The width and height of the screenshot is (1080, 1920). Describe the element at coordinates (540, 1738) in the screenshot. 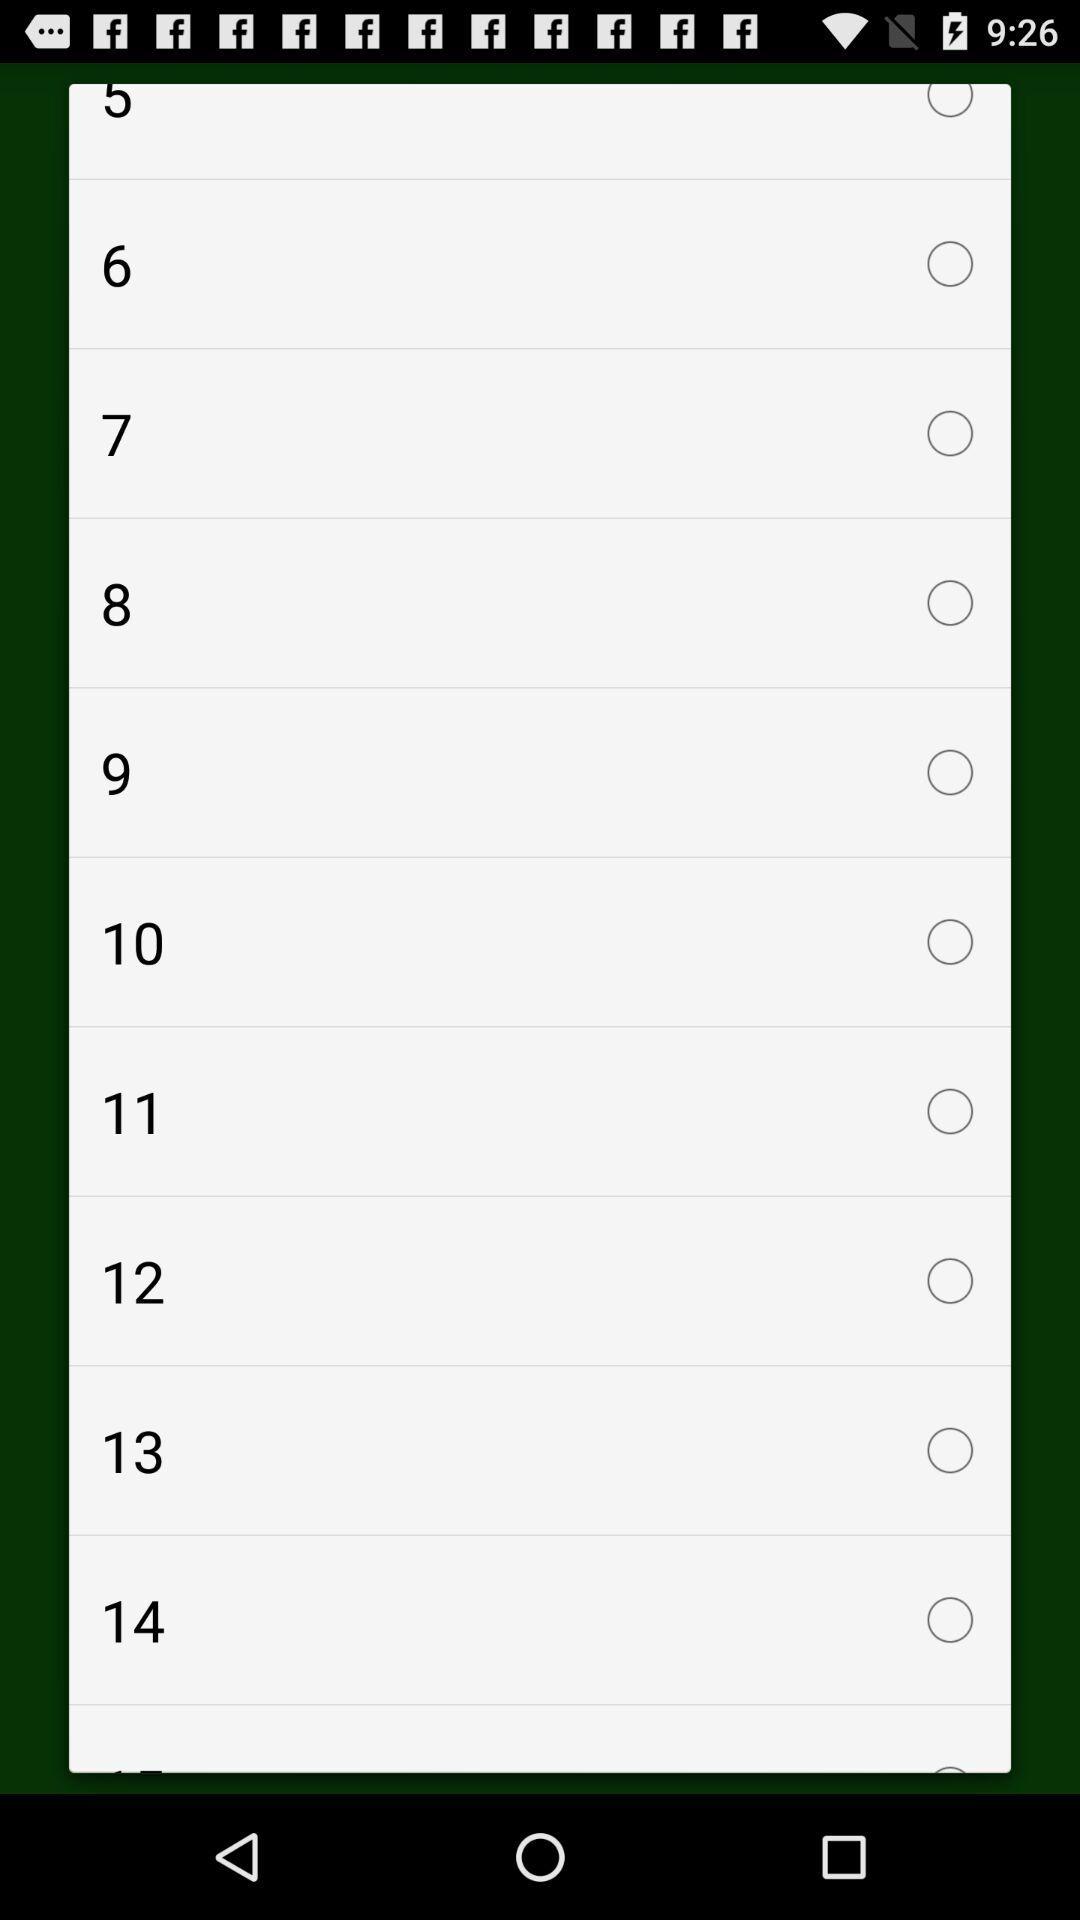

I see `15 icon` at that location.